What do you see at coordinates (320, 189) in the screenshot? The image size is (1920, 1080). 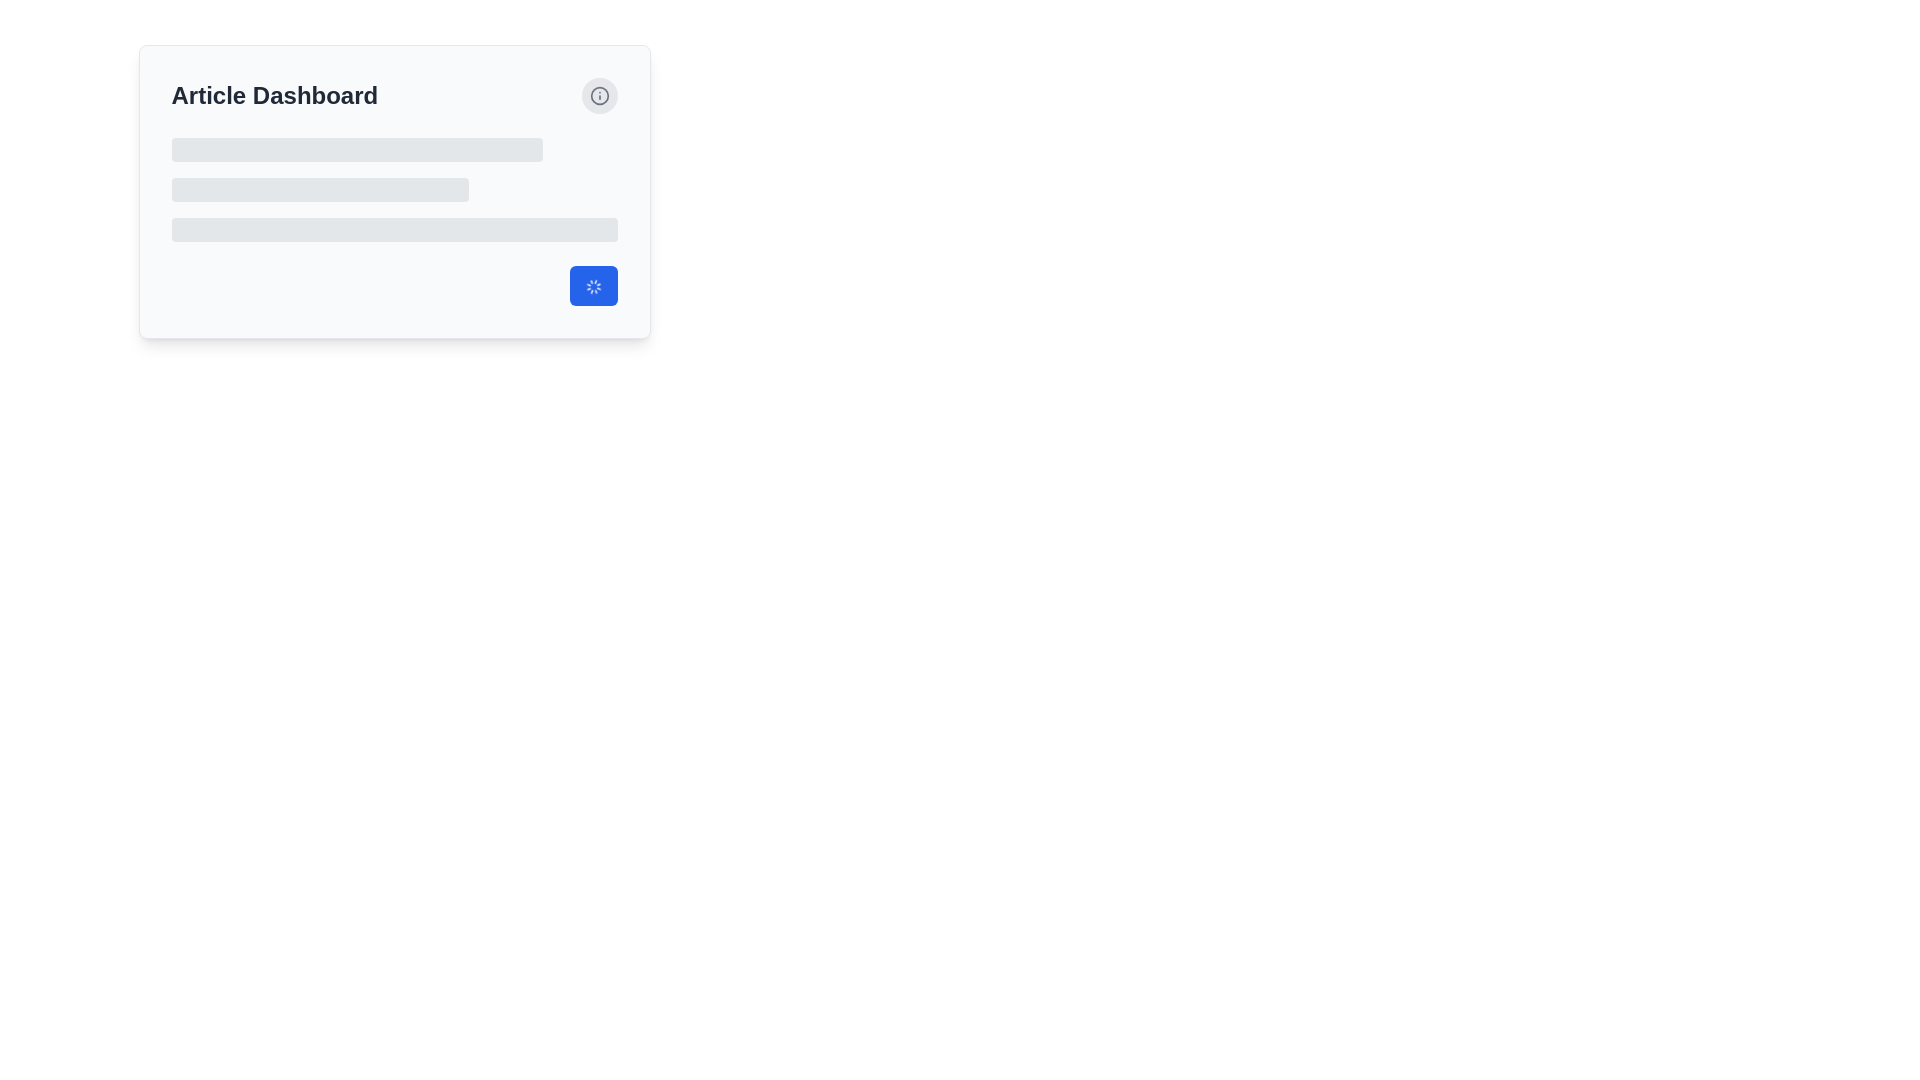 I see `the second decorative placeholder bar, which serves as a visual indicator positioned between a wider top bar and a full-width bottom bar` at bounding box center [320, 189].